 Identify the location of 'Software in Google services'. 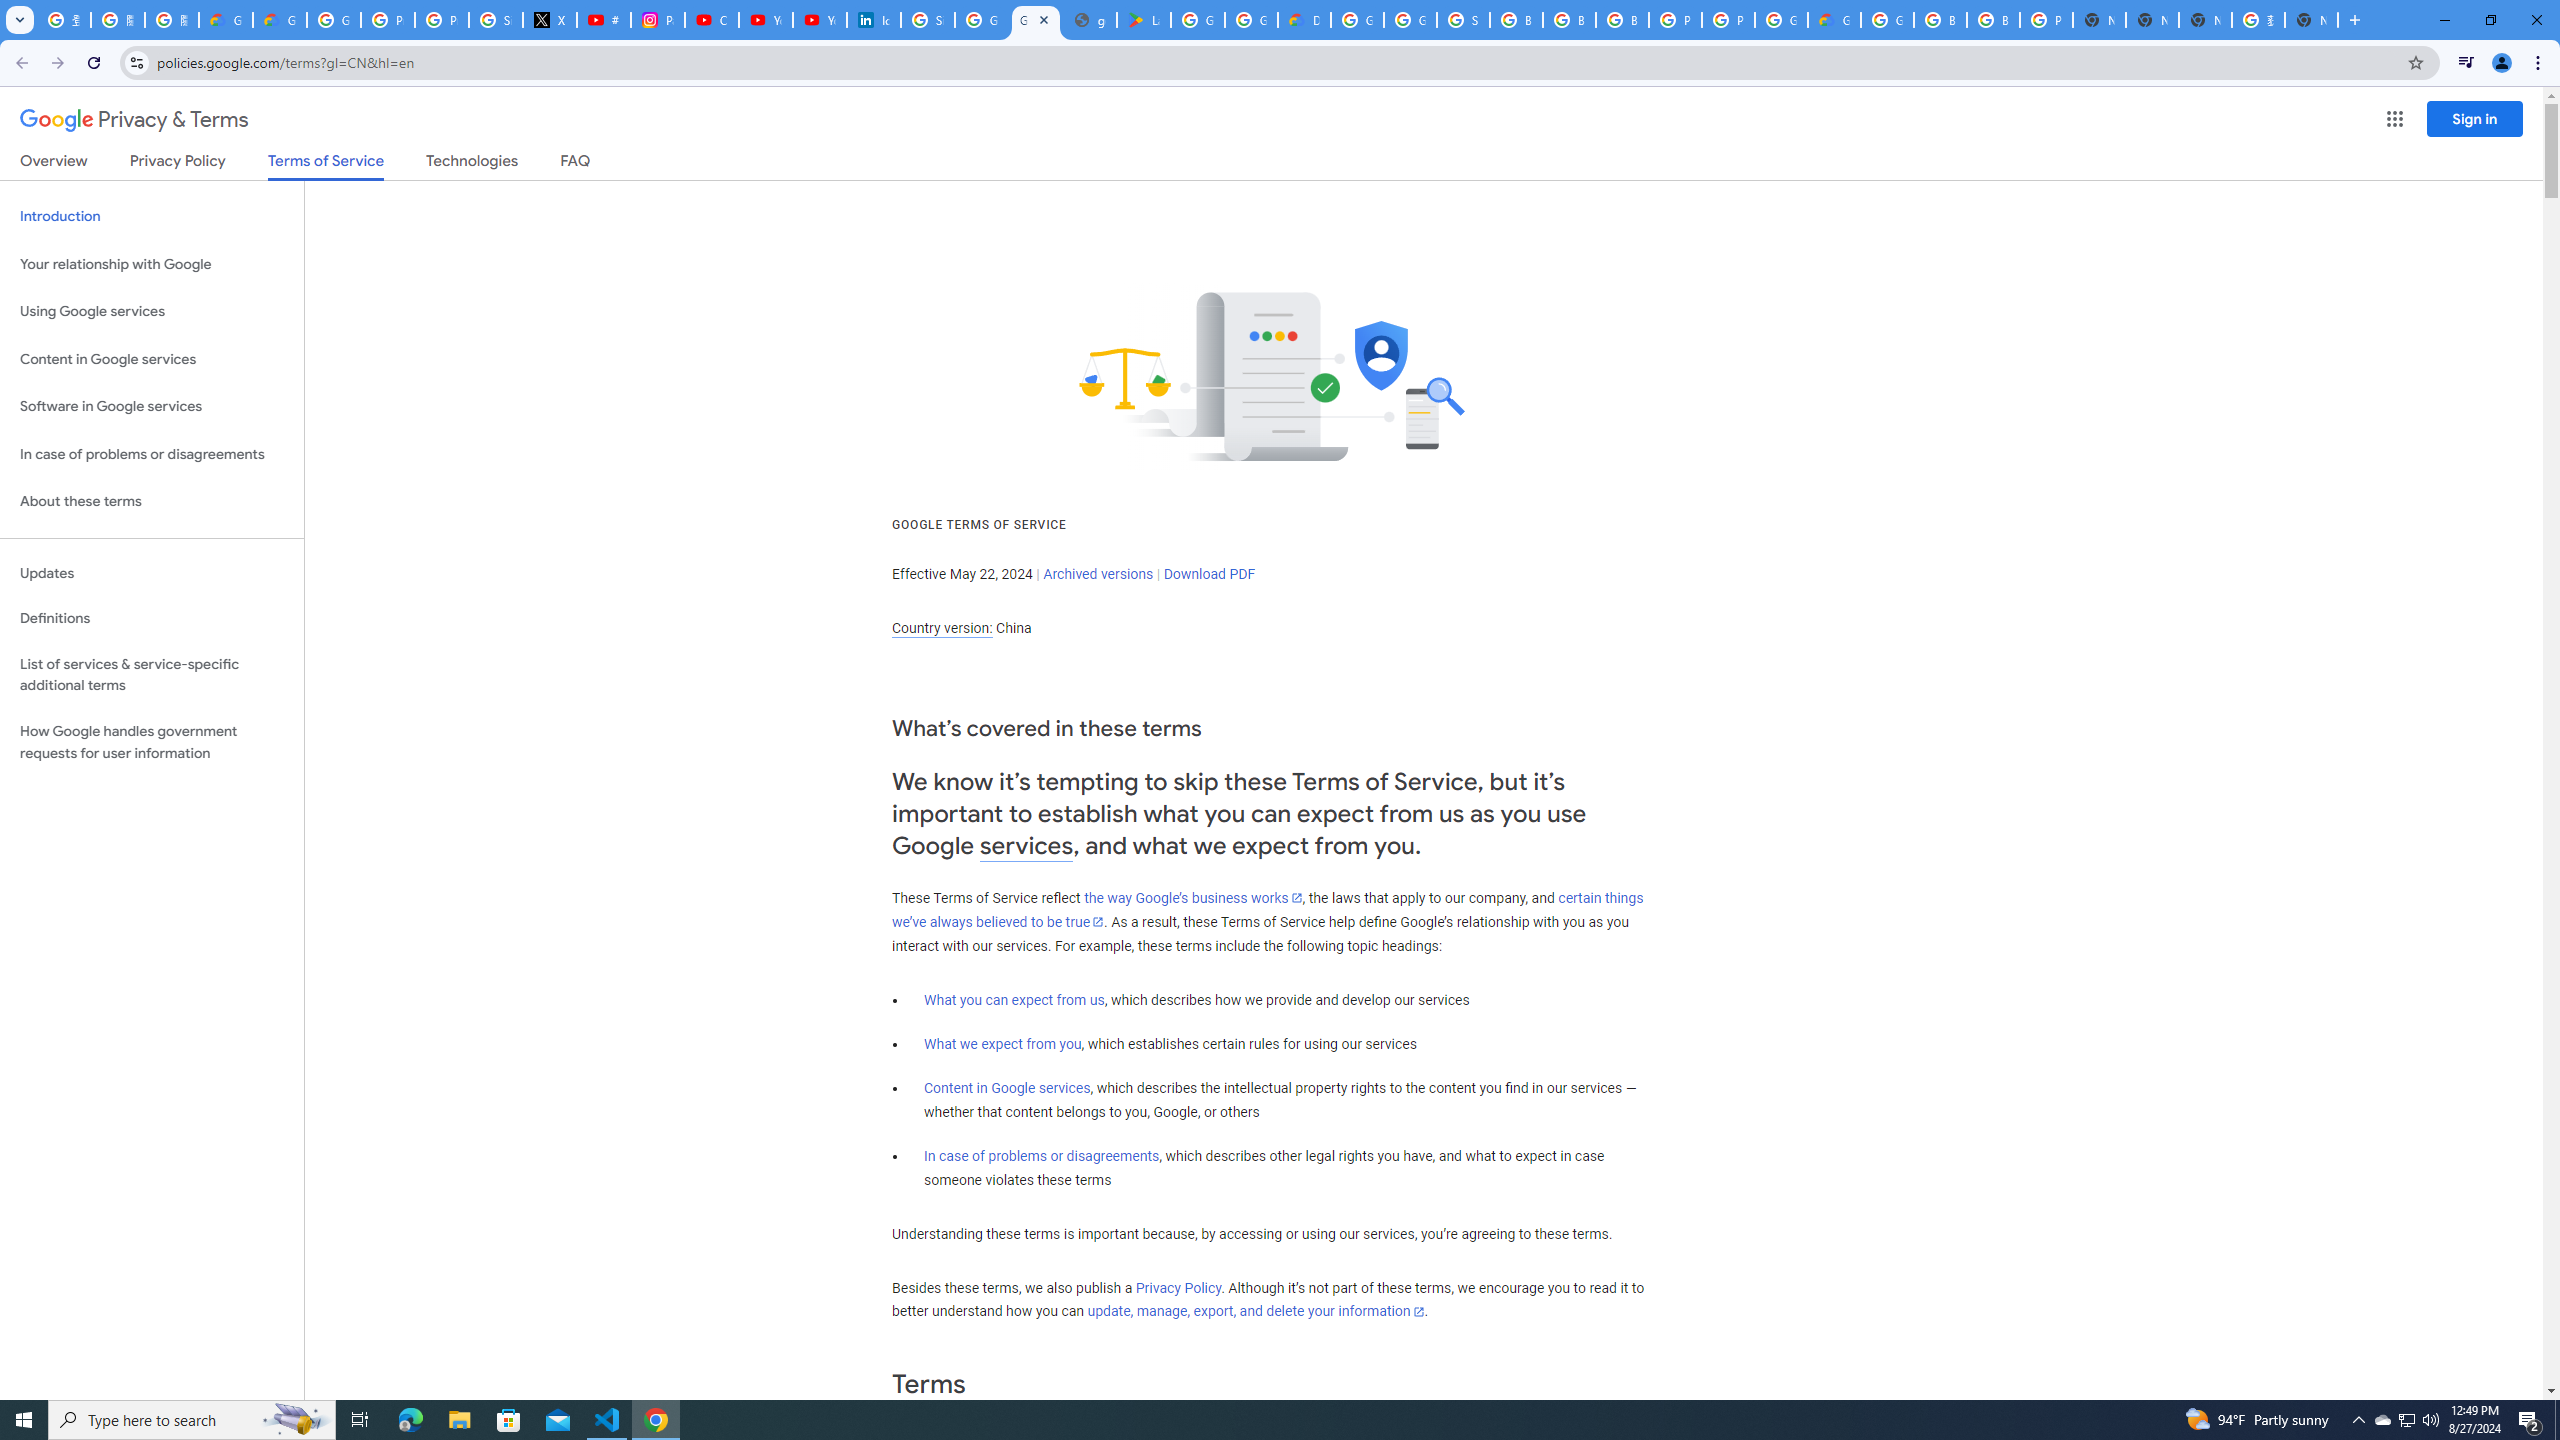
(151, 405).